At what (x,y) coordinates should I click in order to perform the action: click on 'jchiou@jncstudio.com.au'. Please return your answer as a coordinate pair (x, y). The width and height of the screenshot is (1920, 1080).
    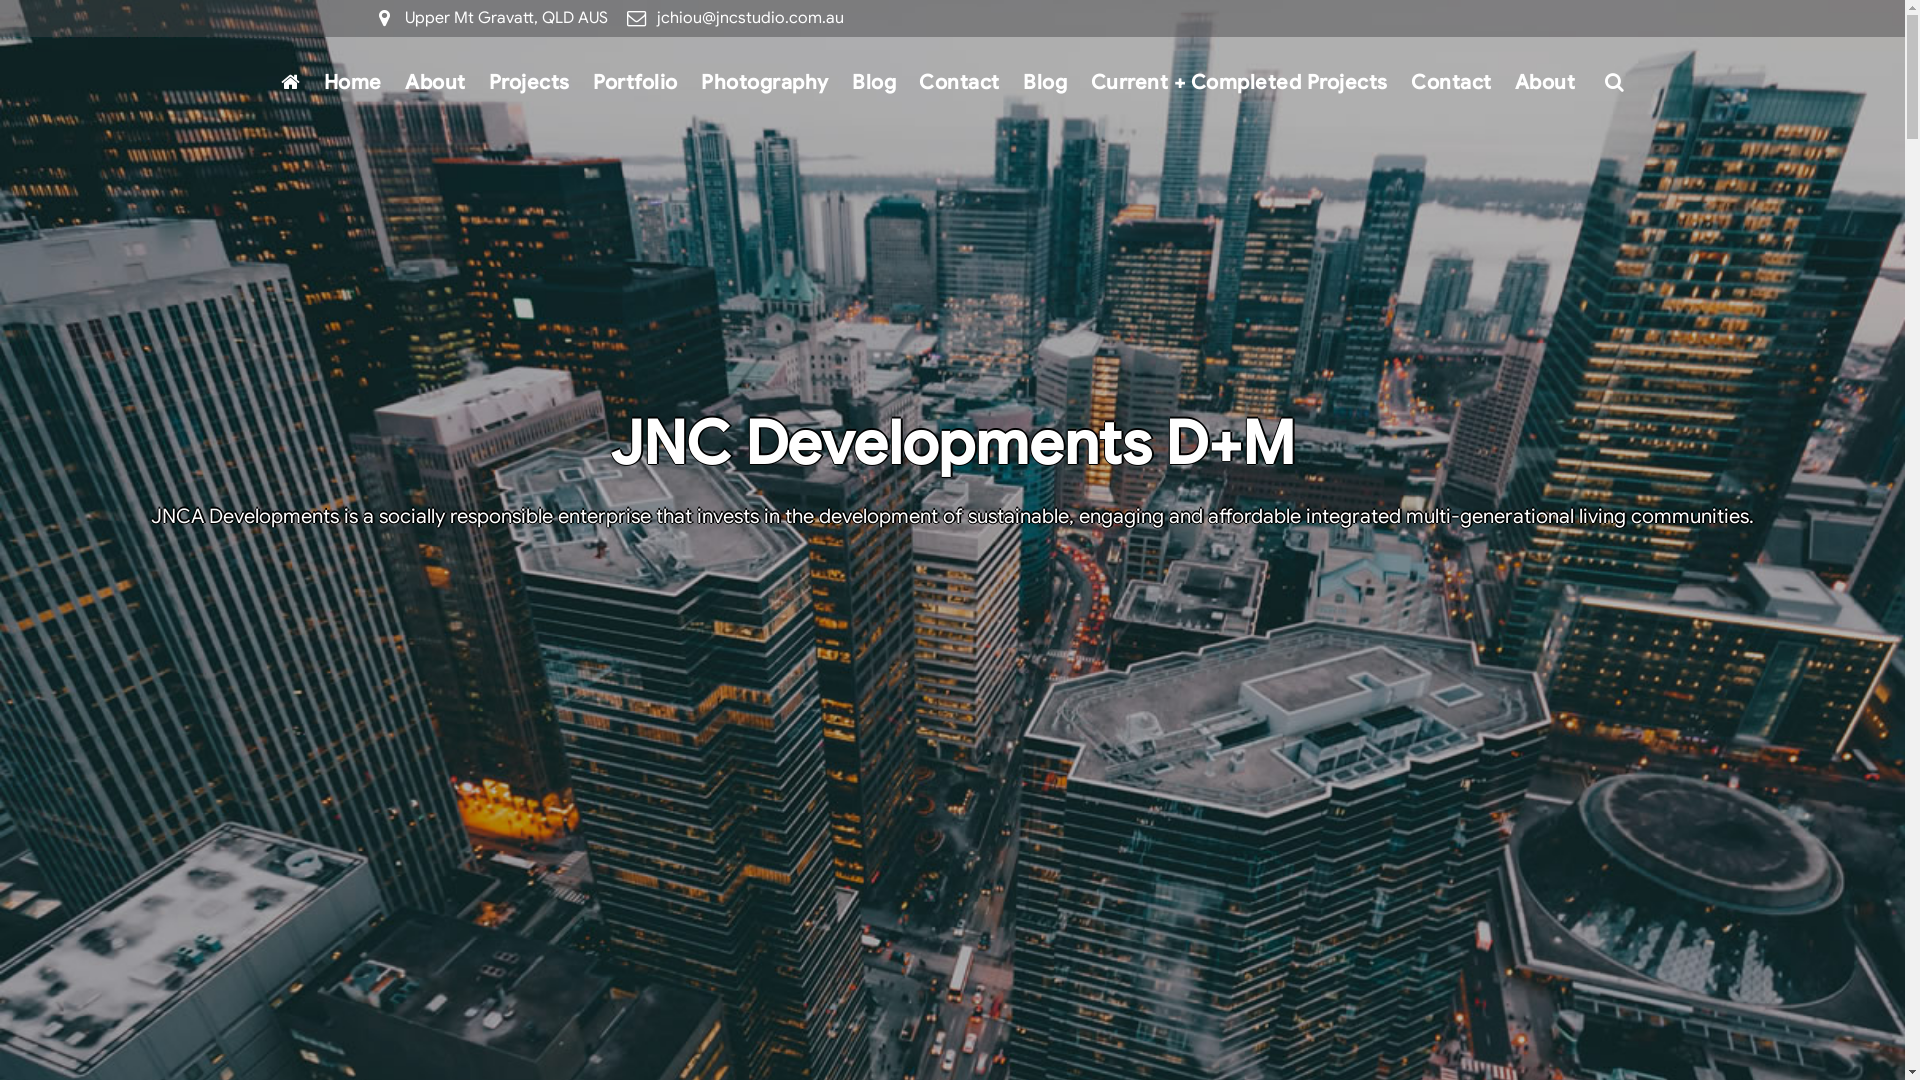
    Looking at the image, I should click on (748, 18).